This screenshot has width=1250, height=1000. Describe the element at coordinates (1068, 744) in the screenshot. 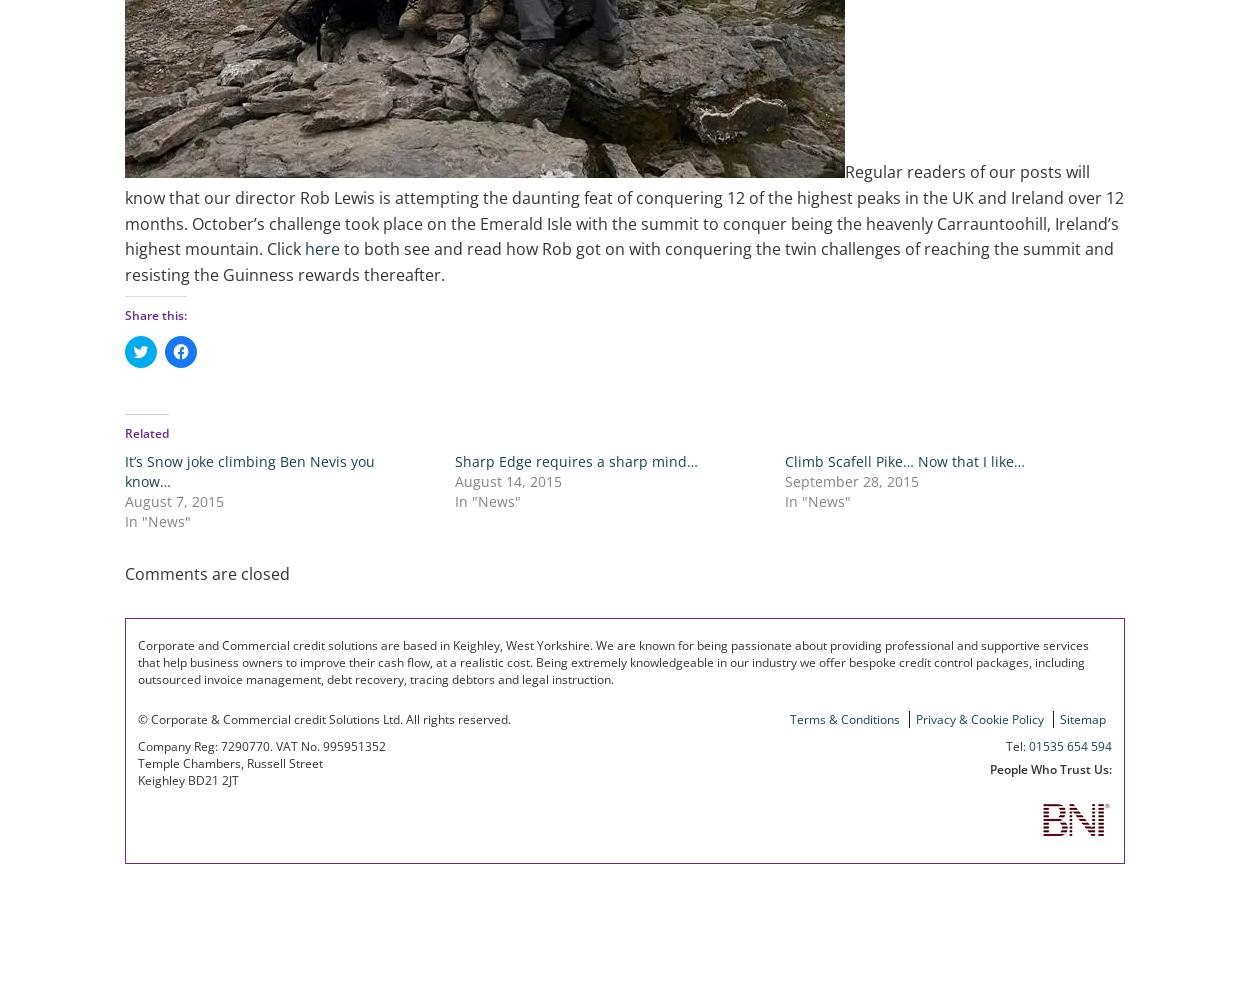

I see `'01535 654 594'` at that location.